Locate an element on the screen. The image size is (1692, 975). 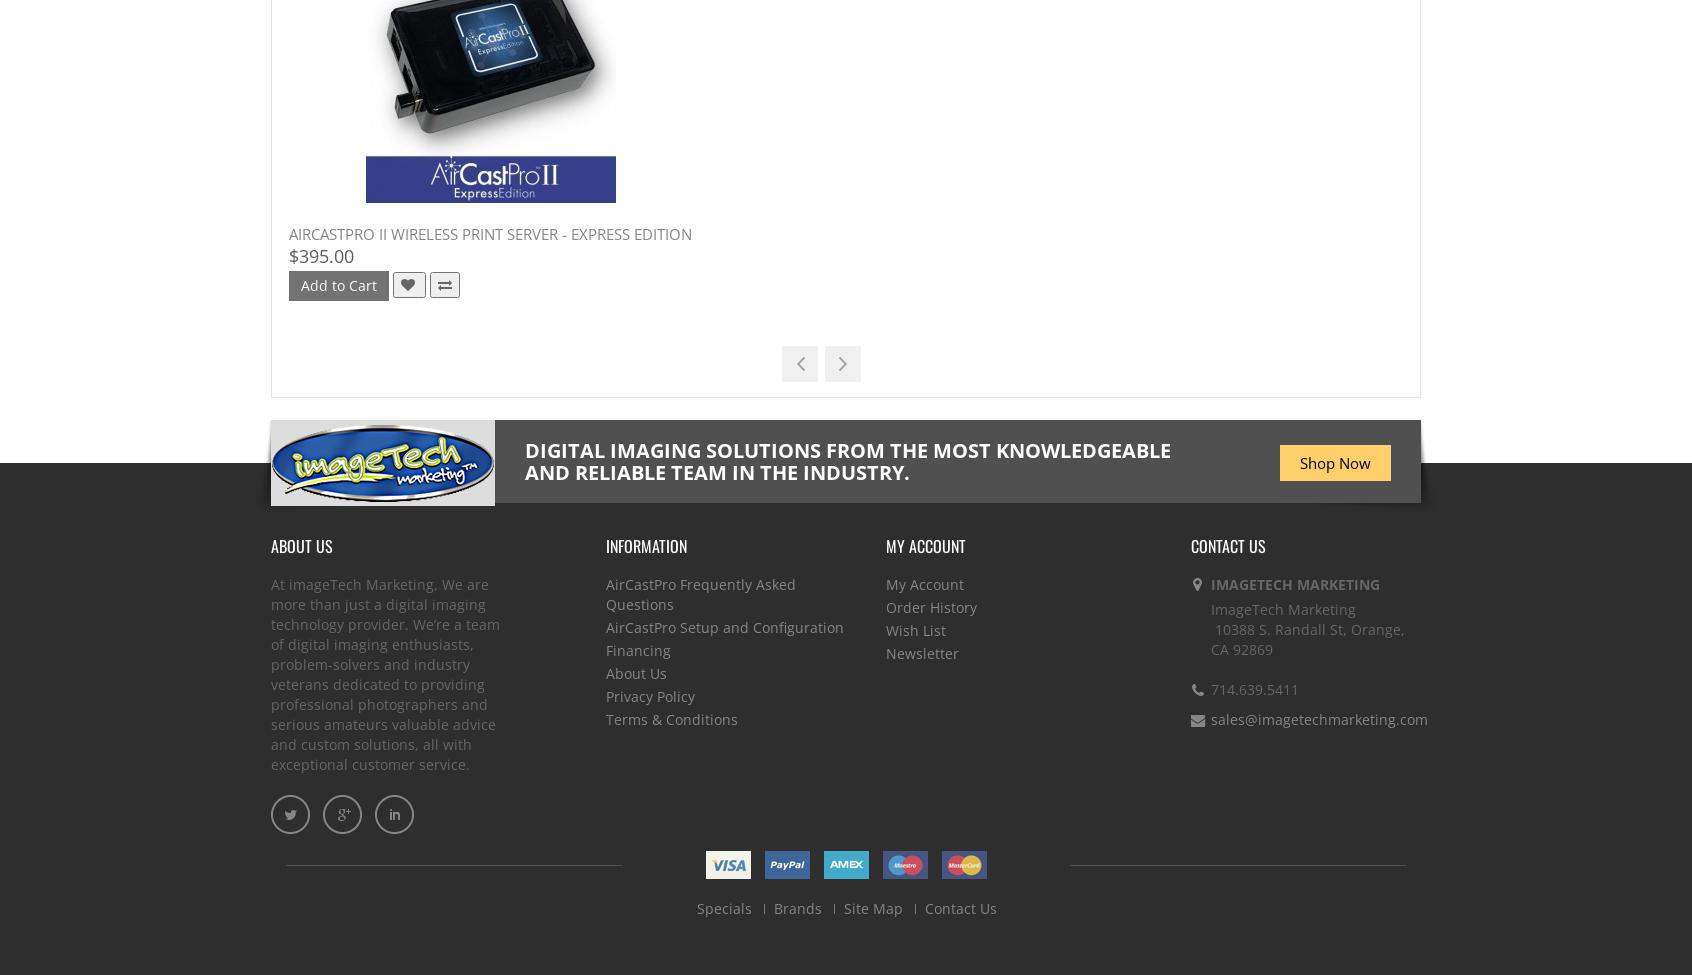
'AirCastPro Setup and Configuration' is located at coordinates (724, 627).